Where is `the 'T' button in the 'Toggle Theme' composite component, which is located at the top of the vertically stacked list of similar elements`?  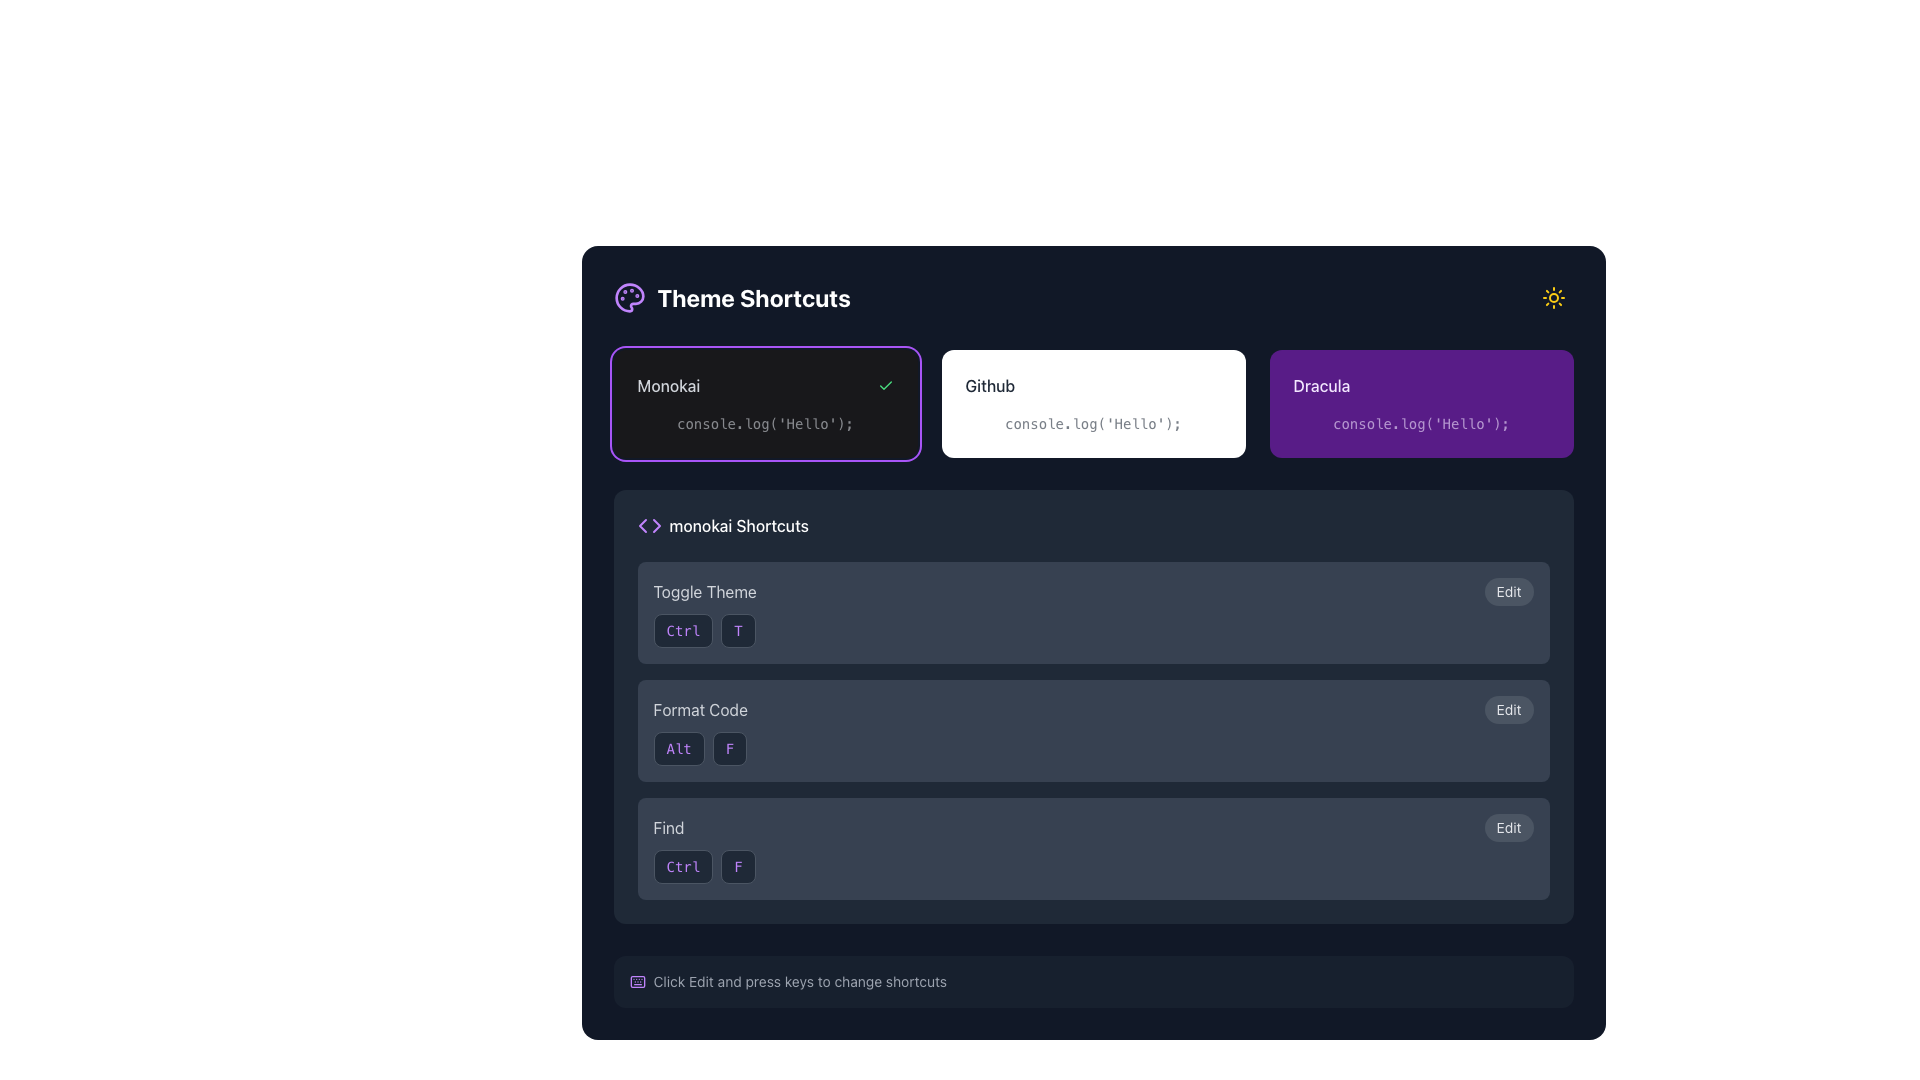
the 'T' button in the 'Toggle Theme' composite component, which is located at the top of the vertically stacked list of similar elements is located at coordinates (1092, 612).